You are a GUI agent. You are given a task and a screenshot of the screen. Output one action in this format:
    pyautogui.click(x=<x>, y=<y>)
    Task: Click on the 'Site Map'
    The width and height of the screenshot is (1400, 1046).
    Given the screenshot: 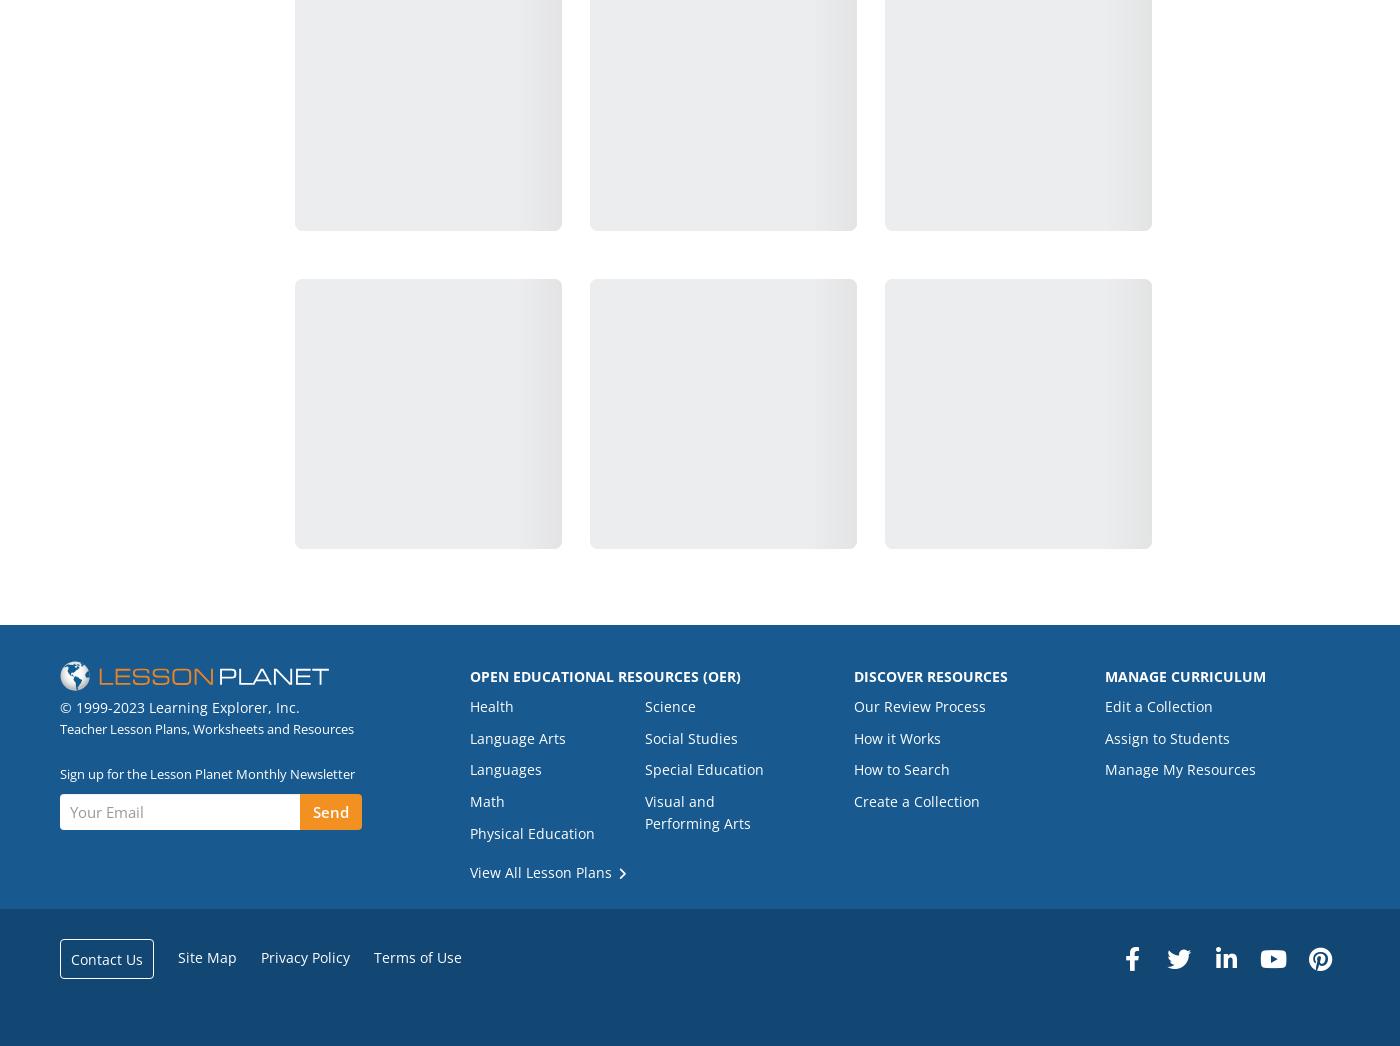 What is the action you would take?
    pyautogui.click(x=176, y=956)
    